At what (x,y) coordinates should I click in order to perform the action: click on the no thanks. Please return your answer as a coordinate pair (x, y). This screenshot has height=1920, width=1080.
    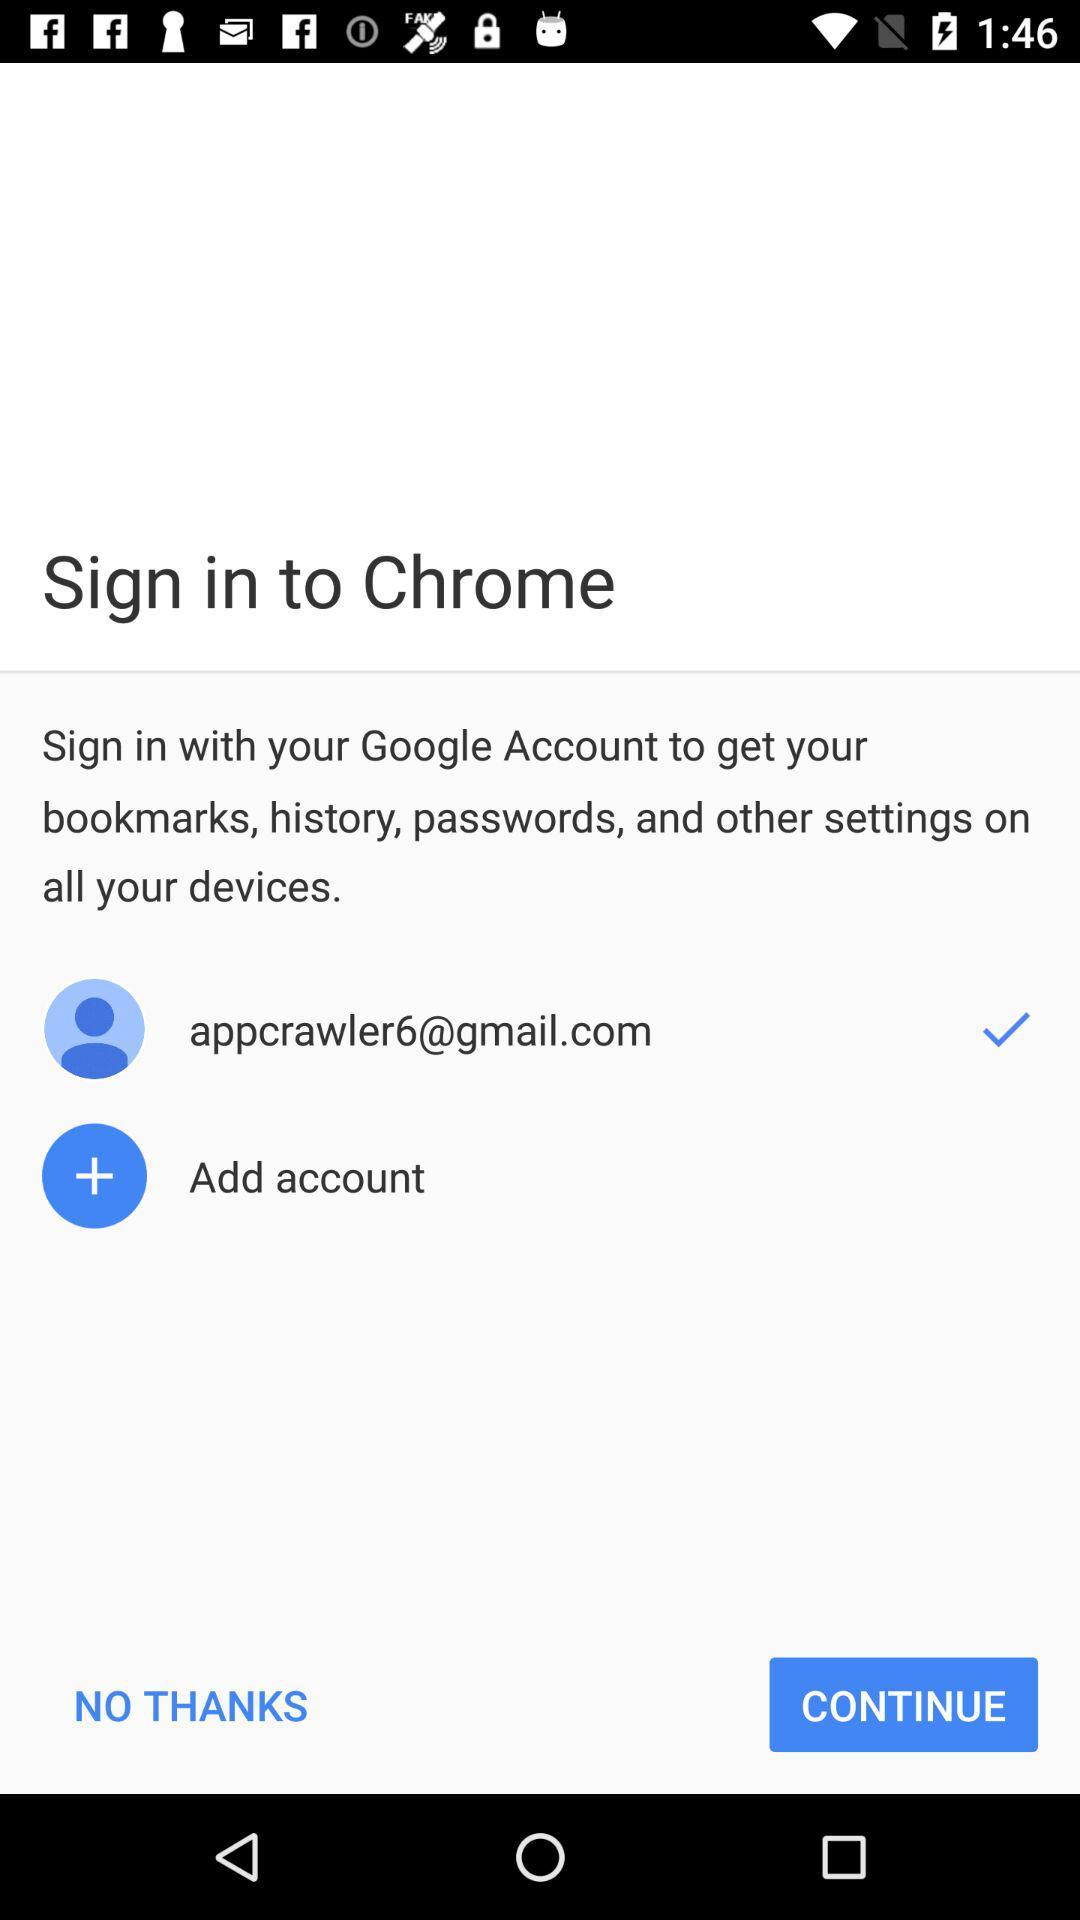
    Looking at the image, I should click on (190, 1703).